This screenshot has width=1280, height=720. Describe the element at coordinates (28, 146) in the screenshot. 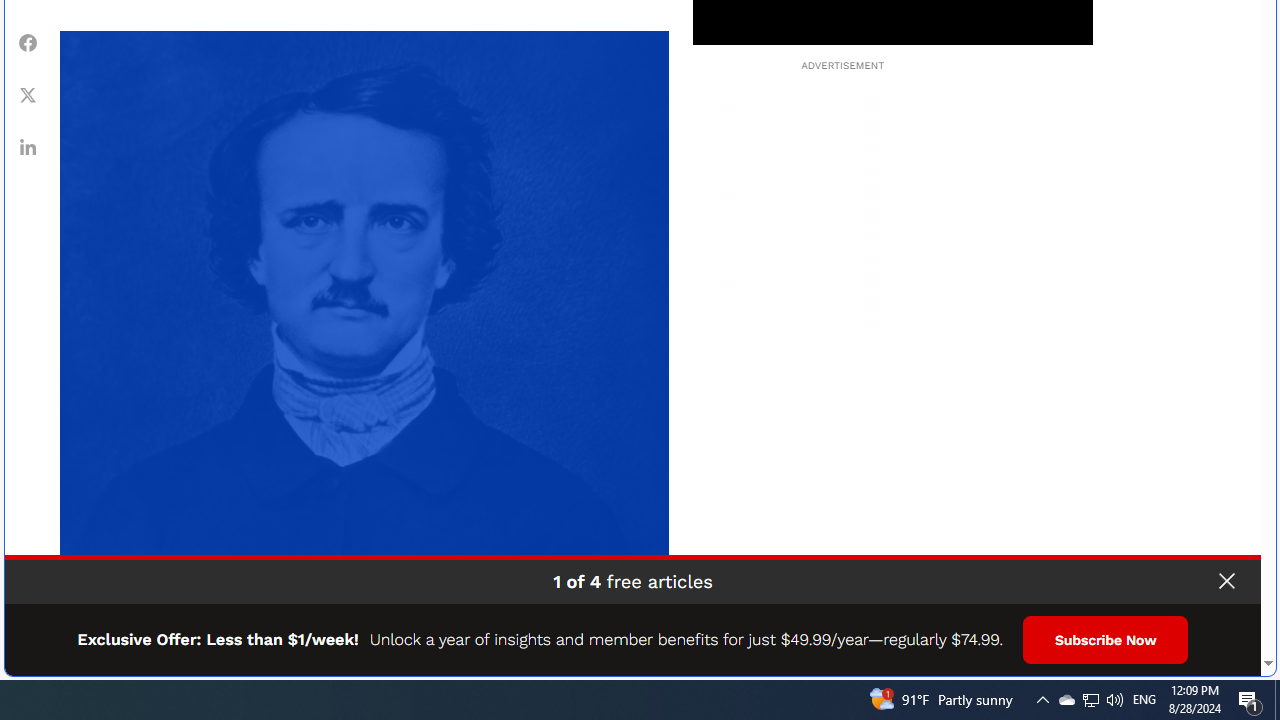

I see `'Class: fs-icon fs-icon--linkedin'` at that location.